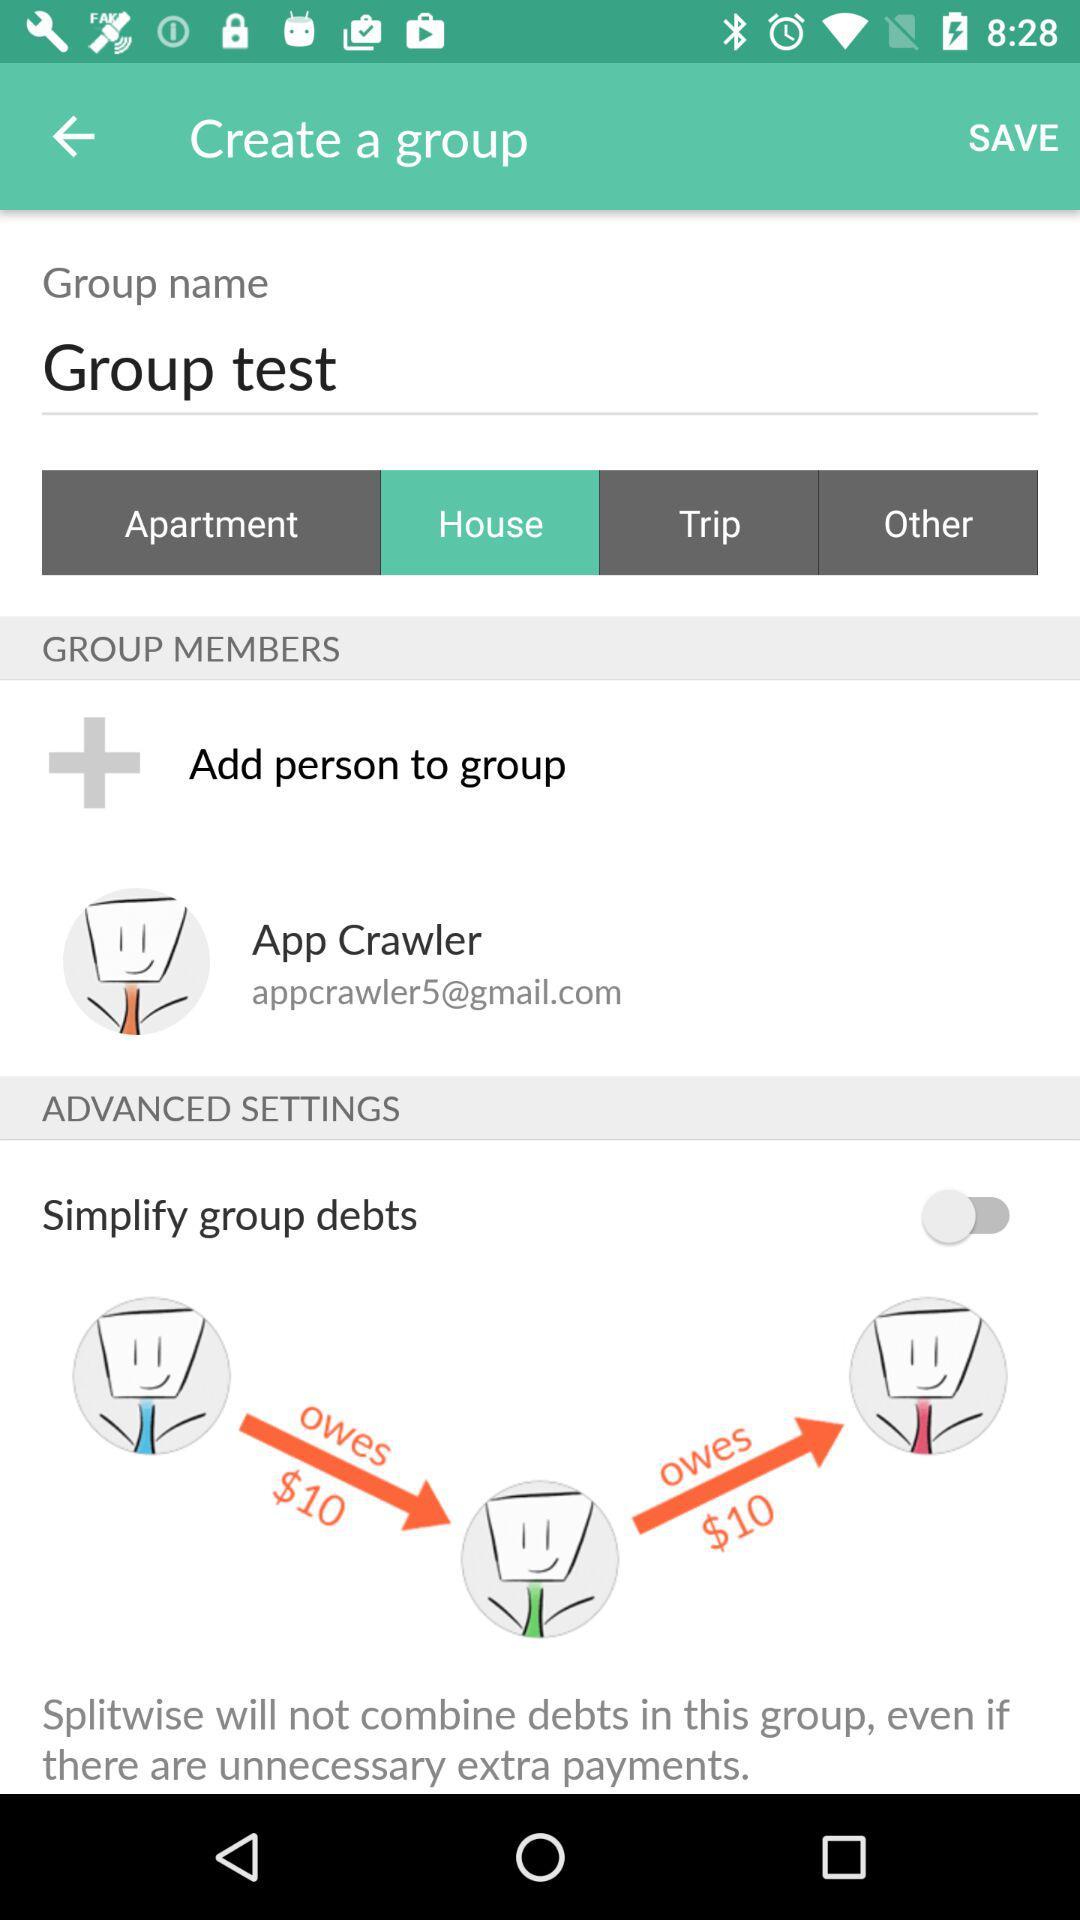 The height and width of the screenshot is (1920, 1080). Describe the element at coordinates (974, 1215) in the screenshot. I see `icon on the right` at that location.